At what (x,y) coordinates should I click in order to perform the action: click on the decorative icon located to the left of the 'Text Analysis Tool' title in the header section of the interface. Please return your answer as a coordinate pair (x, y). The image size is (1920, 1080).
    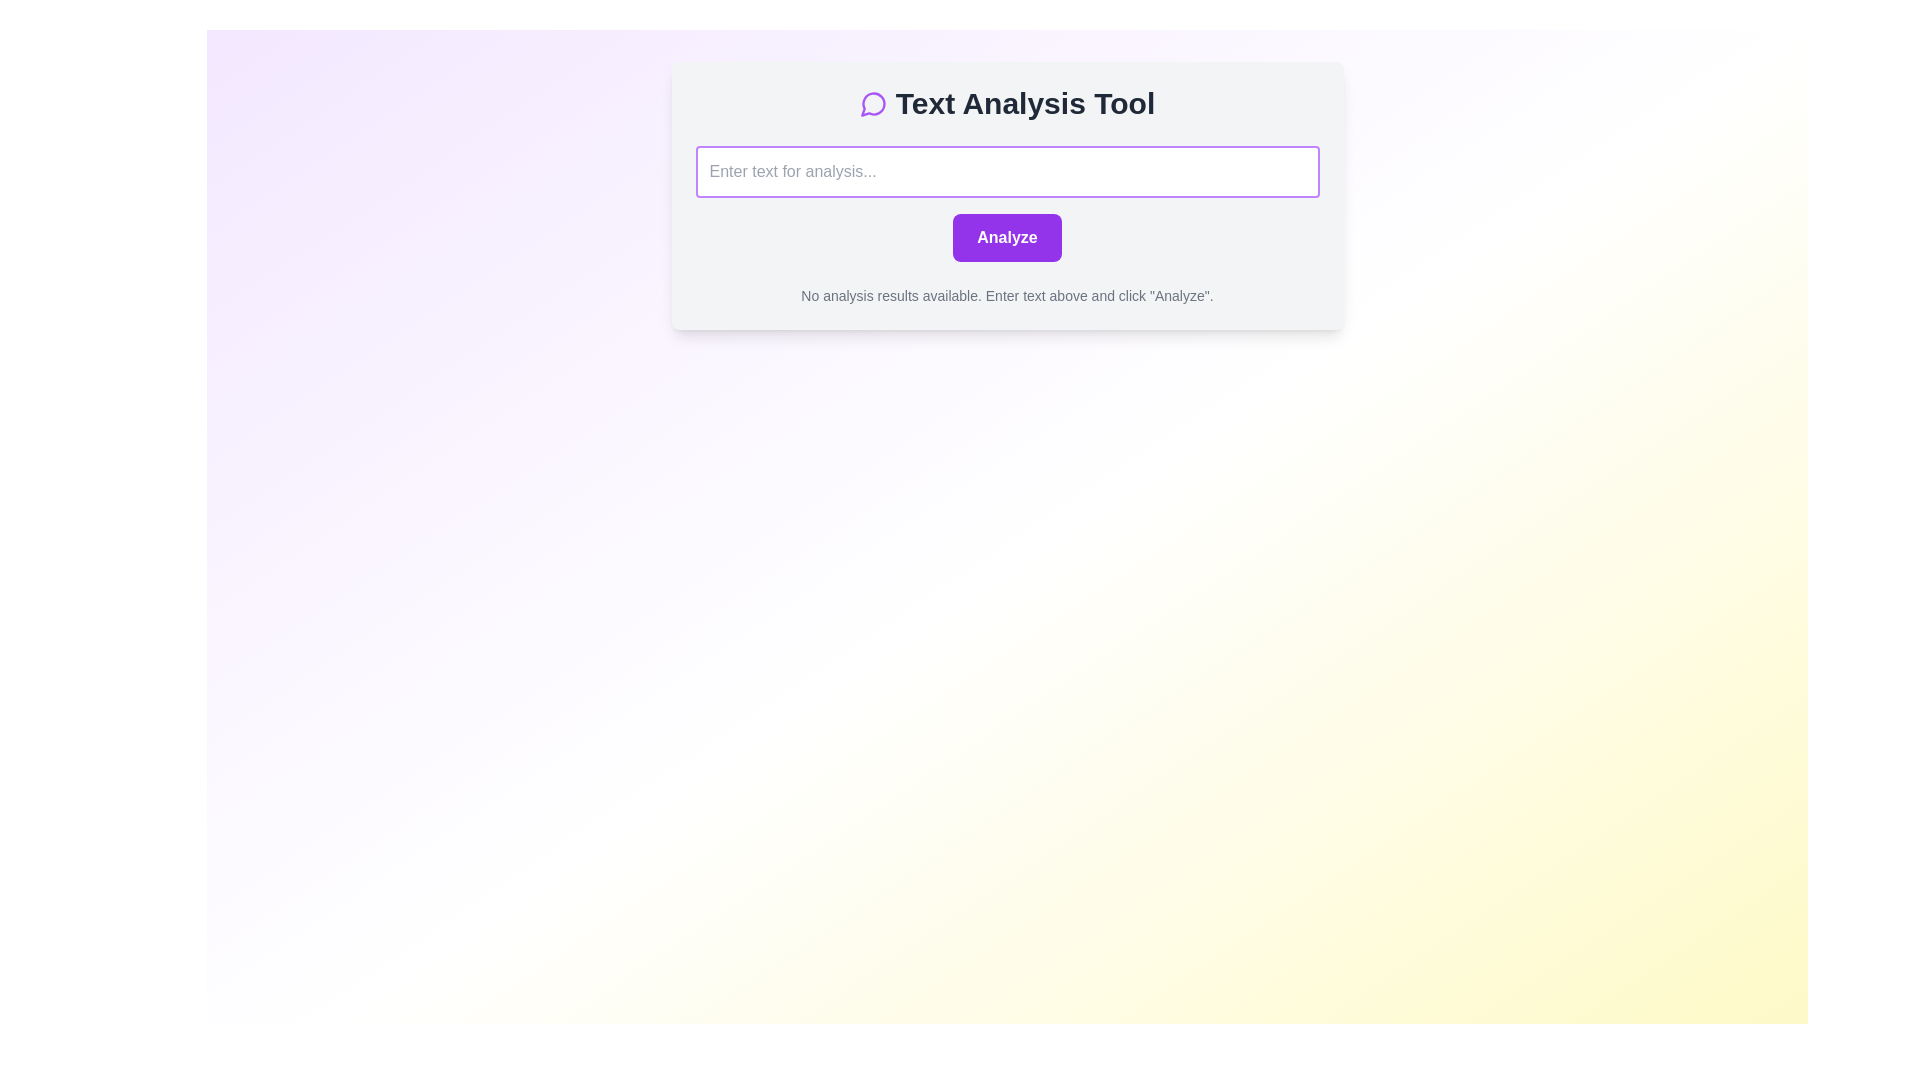
    Looking at the image, I should click on (873, 104).